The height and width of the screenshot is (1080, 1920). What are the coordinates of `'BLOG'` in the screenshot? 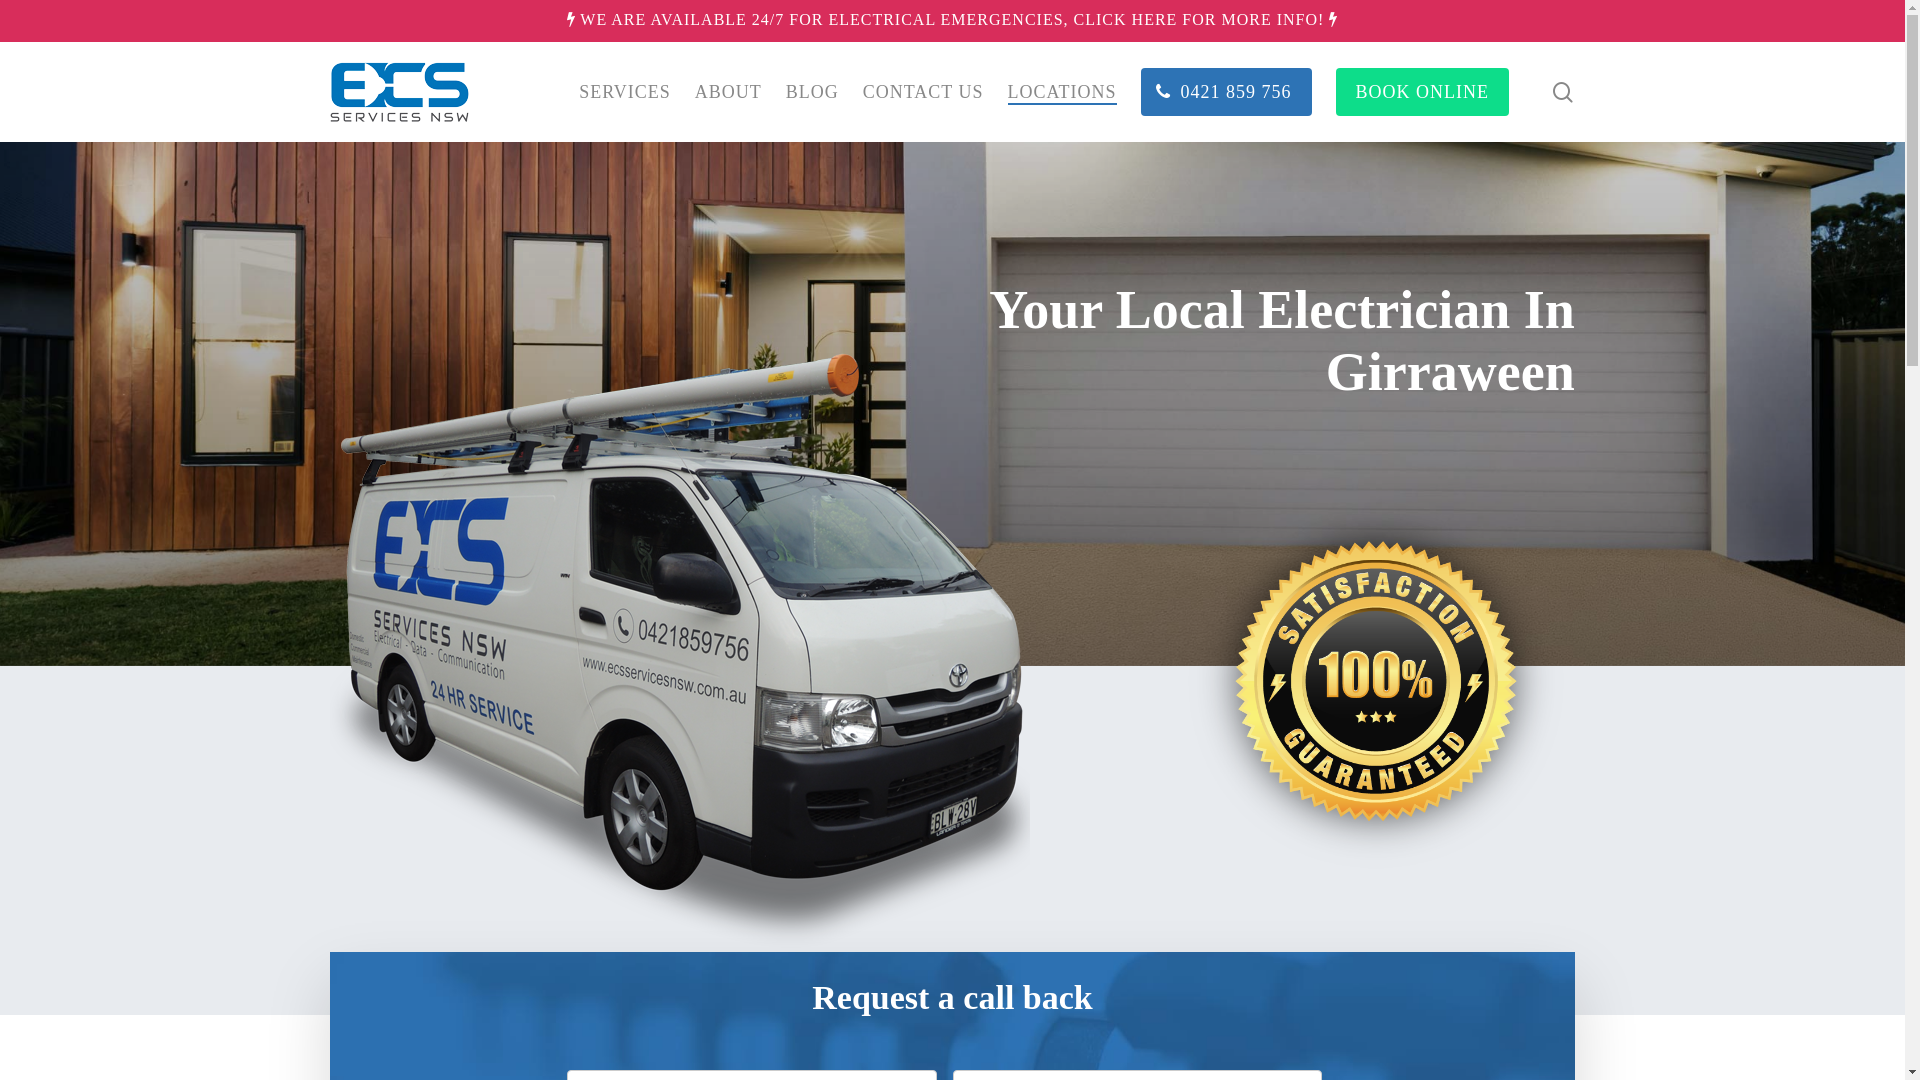 It's located at (812, 92).